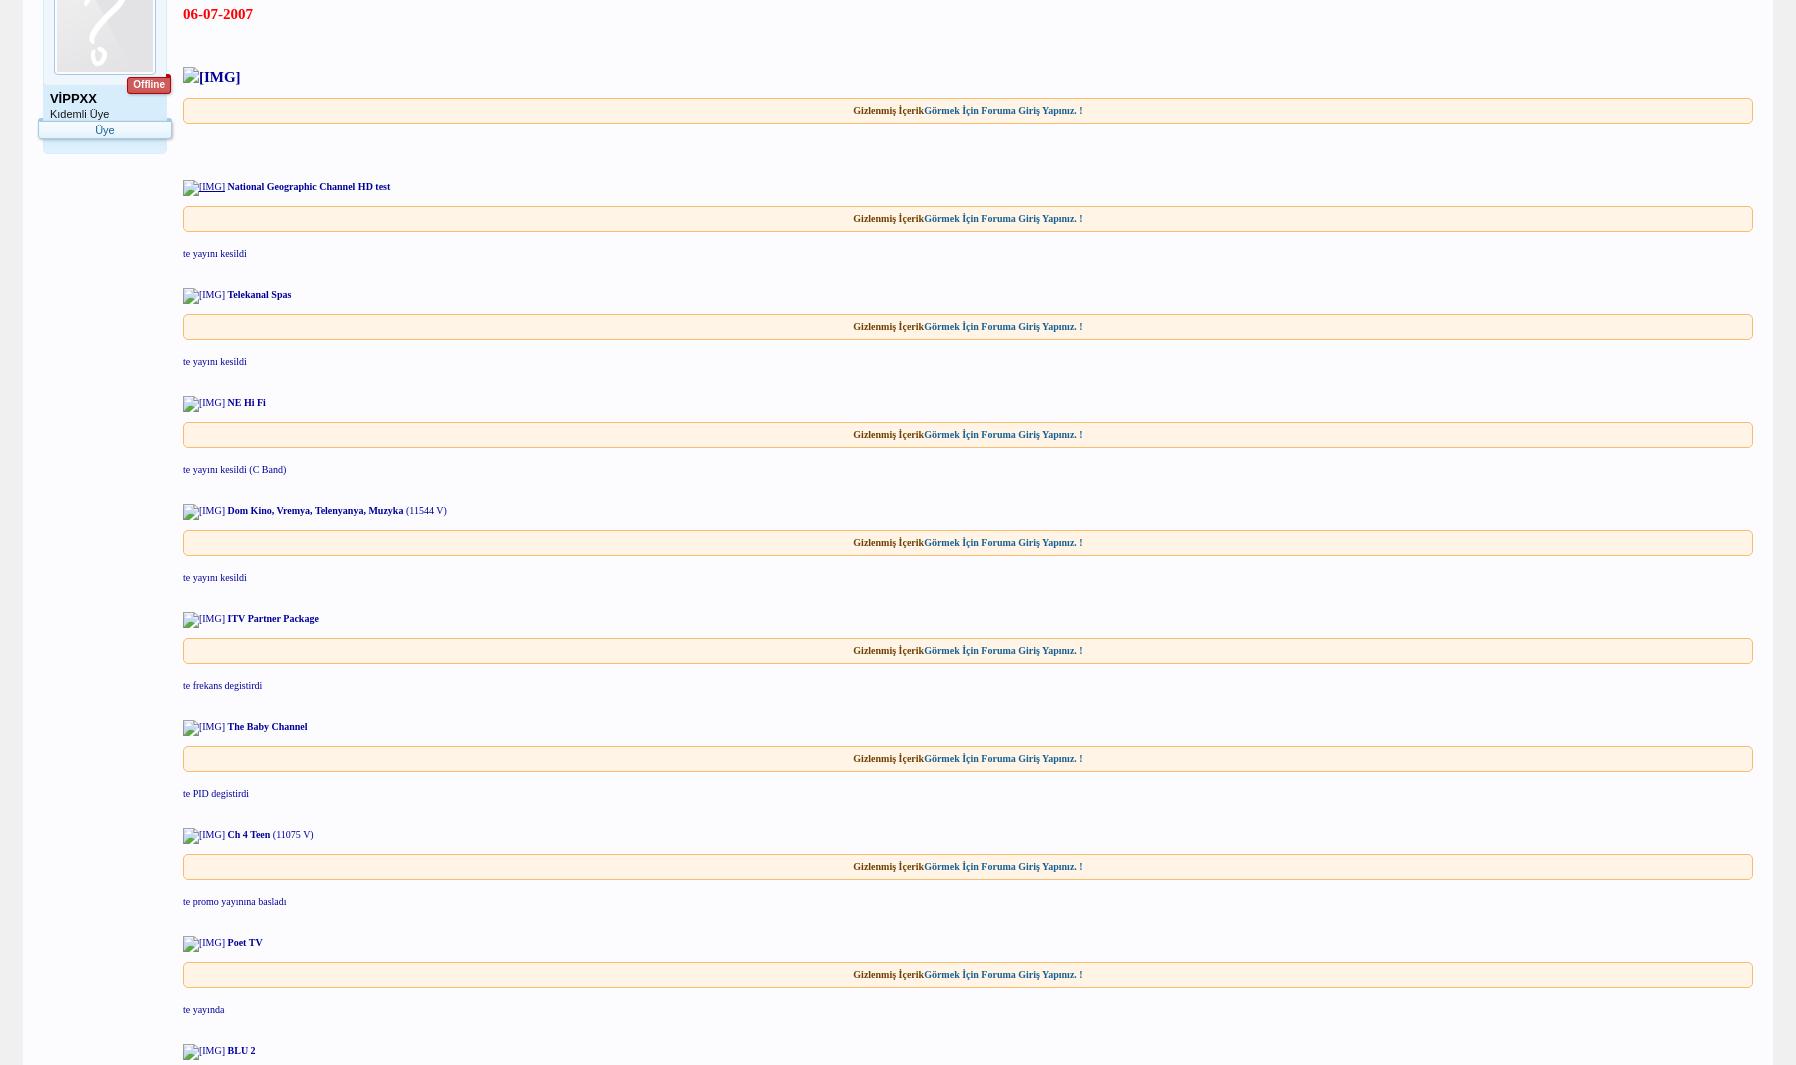 The height and width of the screenshot is (1065, 1796). I want to click on 'Mesajlar:', so click(68, 174).